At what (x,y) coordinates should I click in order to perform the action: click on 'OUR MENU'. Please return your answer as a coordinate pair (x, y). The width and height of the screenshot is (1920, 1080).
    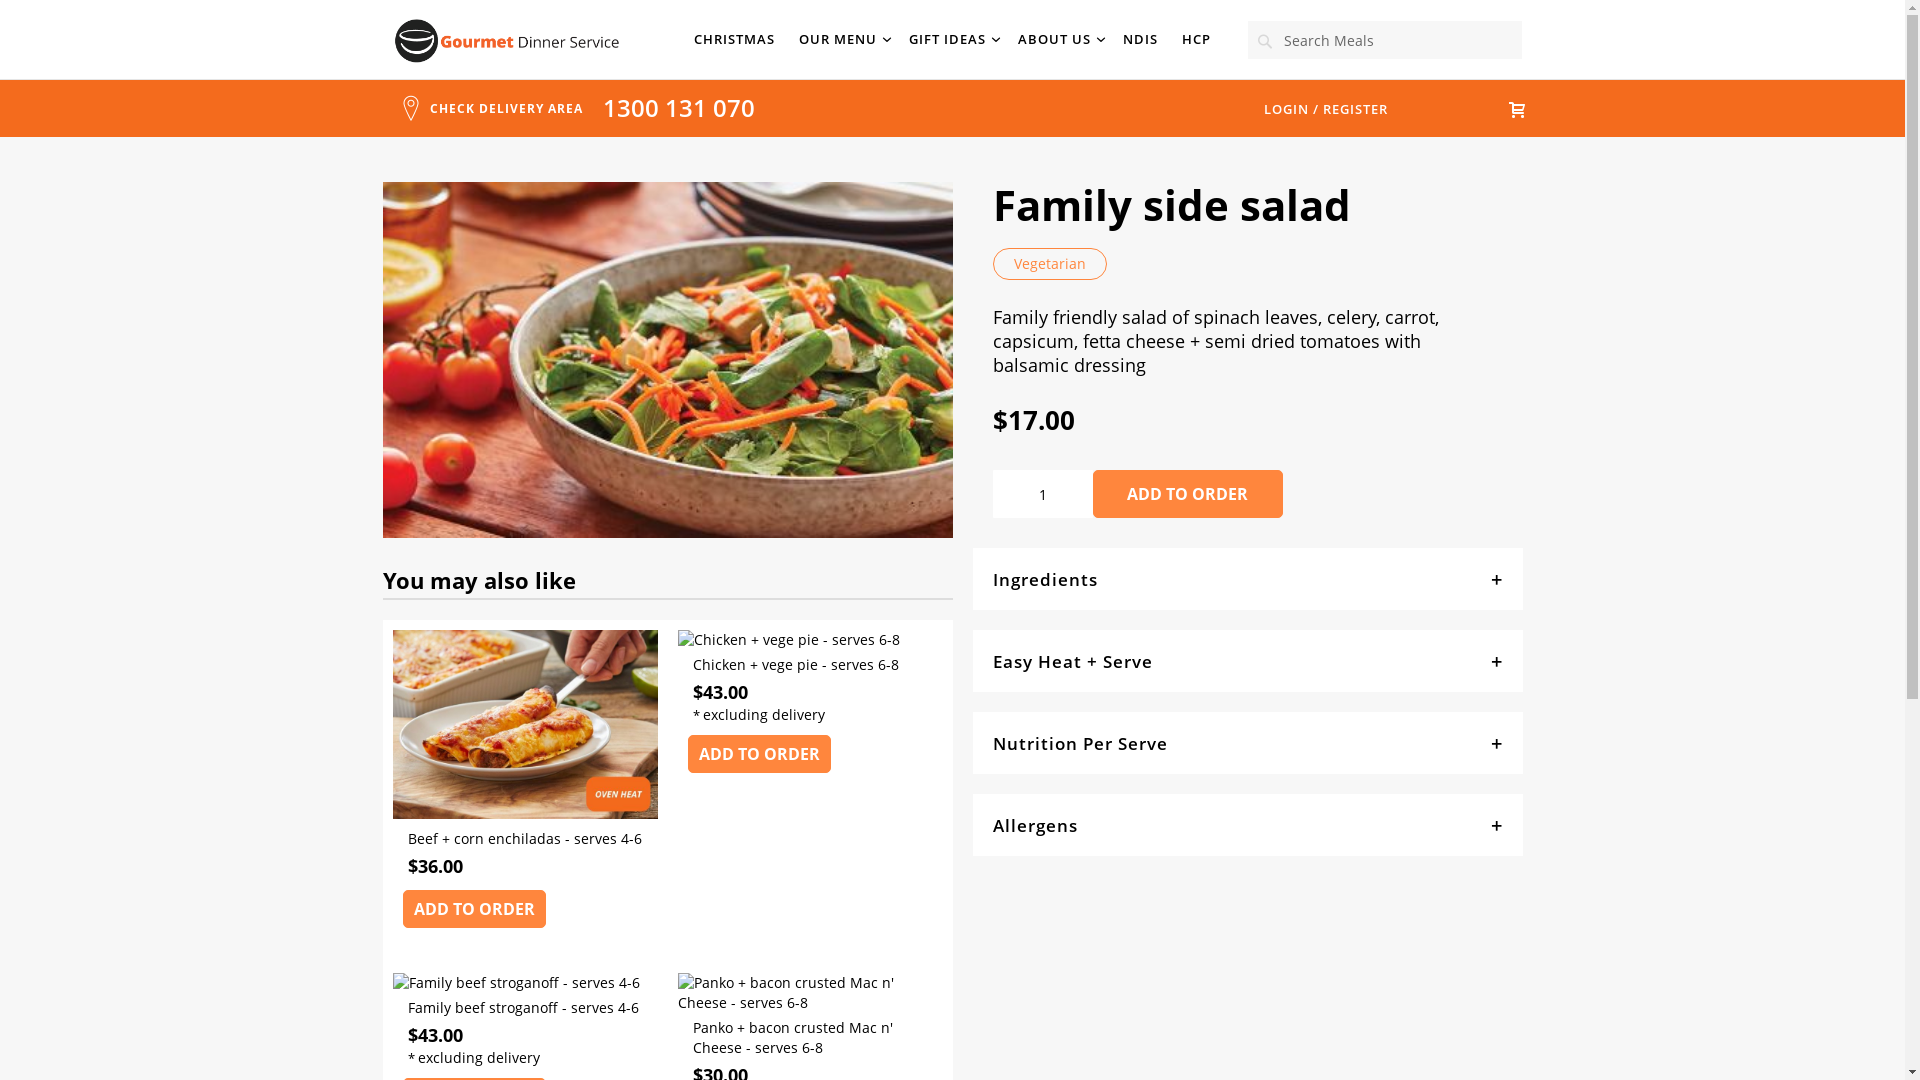
    Looking at the image, I should click on (841, 39).